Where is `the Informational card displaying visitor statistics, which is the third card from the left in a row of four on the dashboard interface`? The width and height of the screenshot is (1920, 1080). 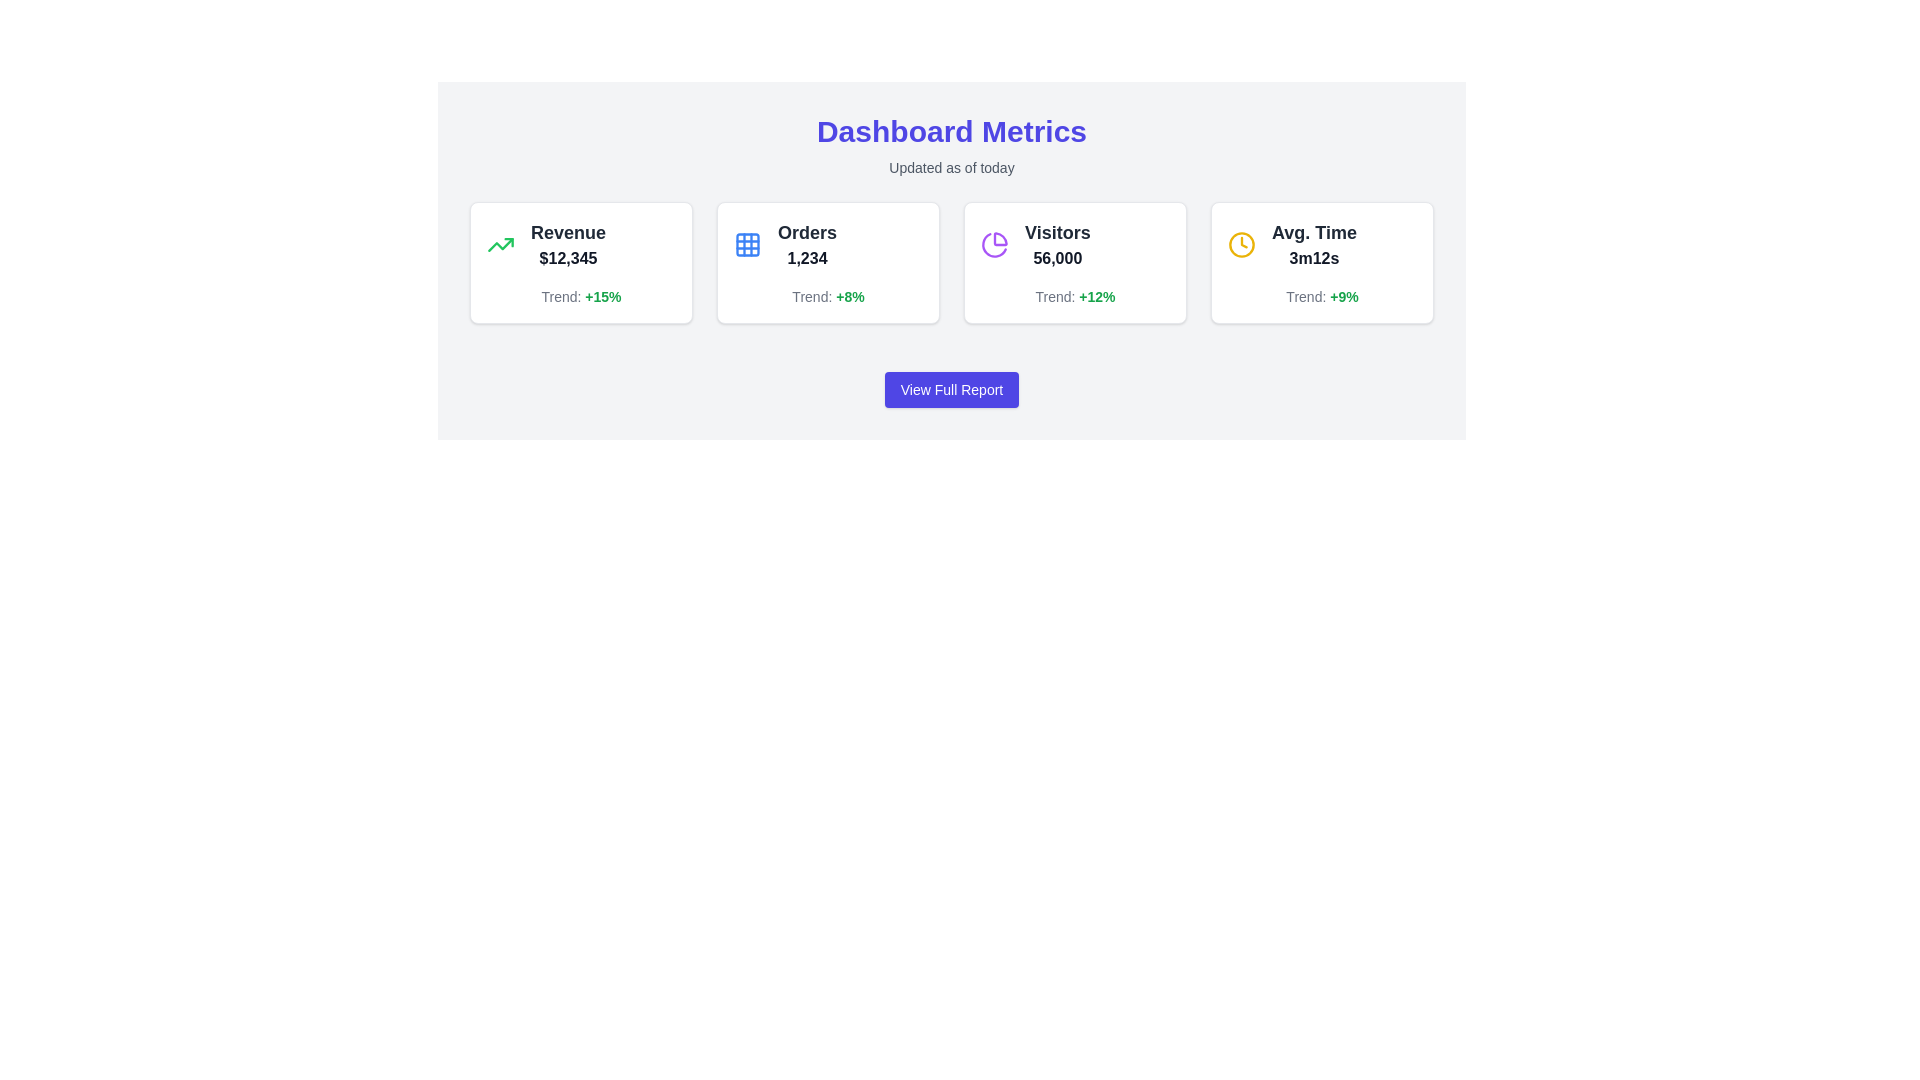 the Informational card displaying visitor statistics, which is the third card from the left in a row of four on the dashboard interface is located at coordinates (1074, 261).